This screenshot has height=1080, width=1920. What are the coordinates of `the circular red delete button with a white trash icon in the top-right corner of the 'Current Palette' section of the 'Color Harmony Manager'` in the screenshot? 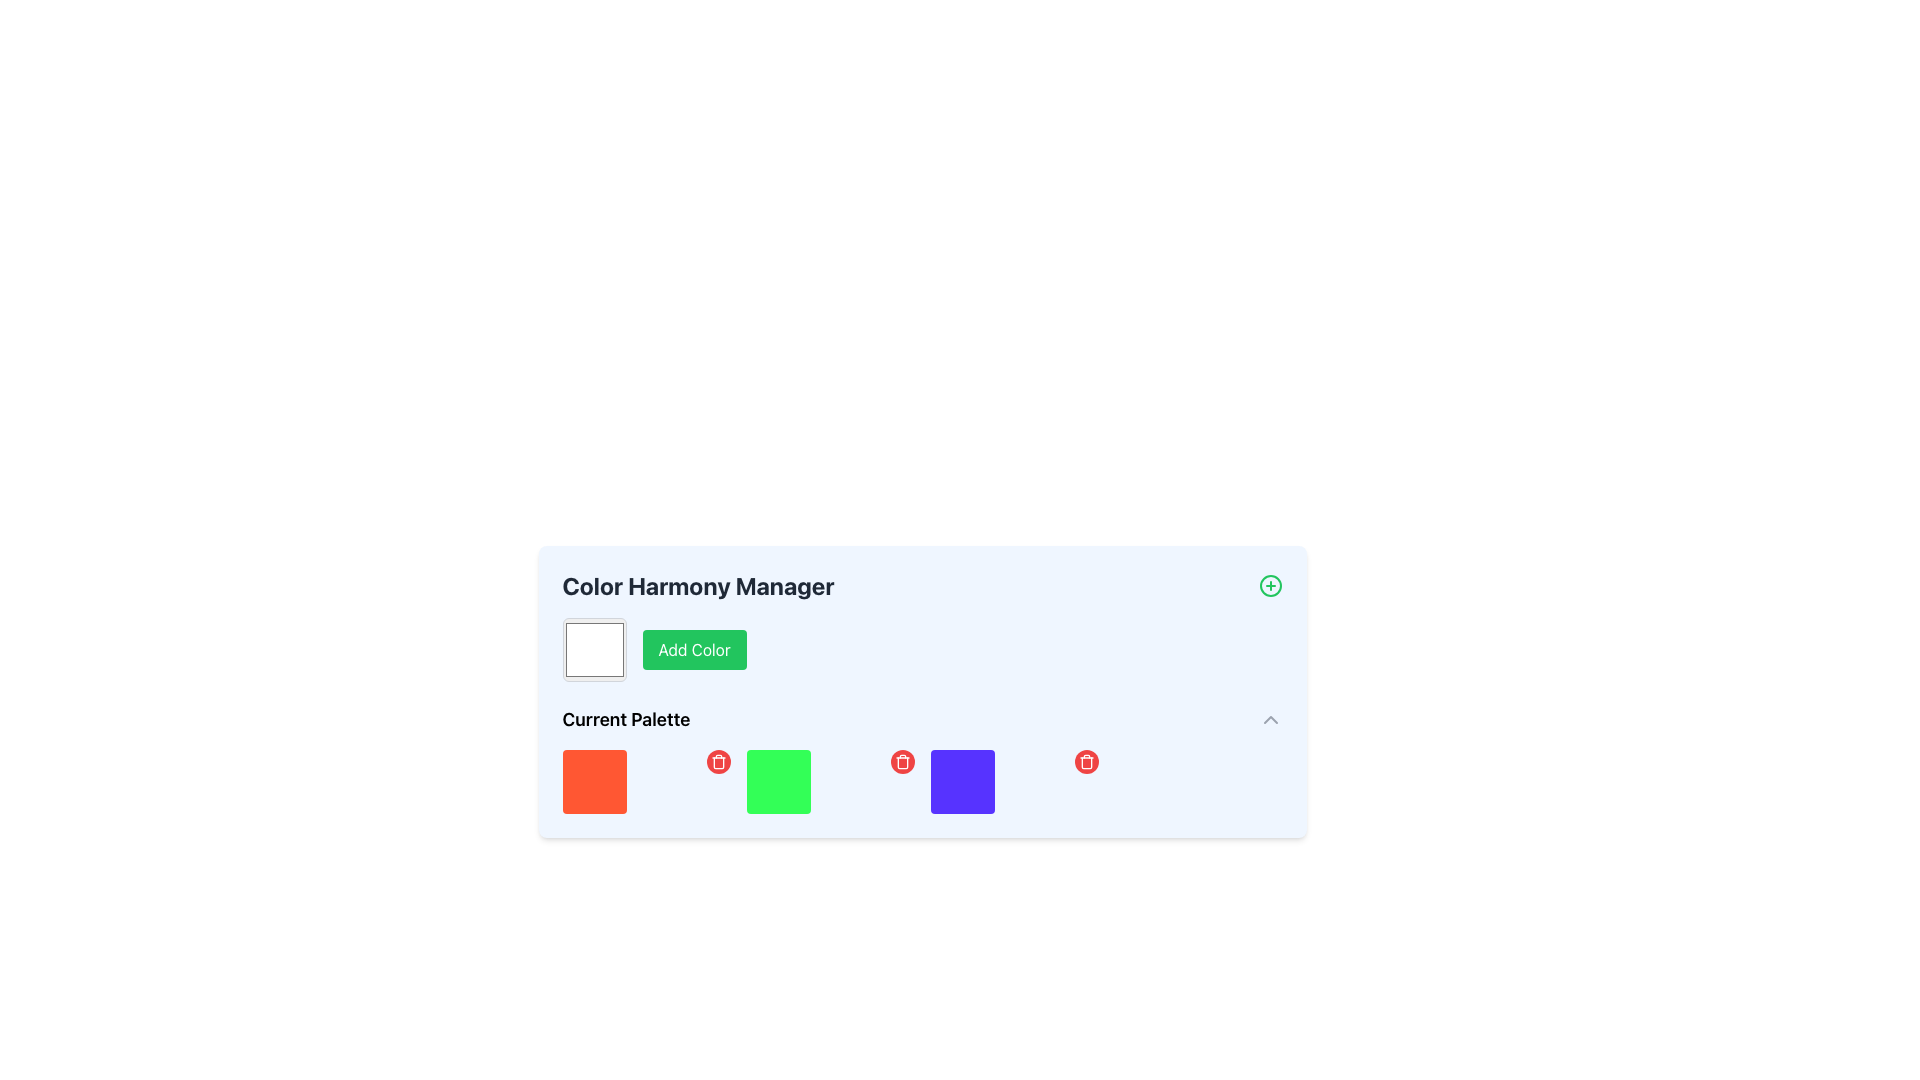 It's located at (718, 762).